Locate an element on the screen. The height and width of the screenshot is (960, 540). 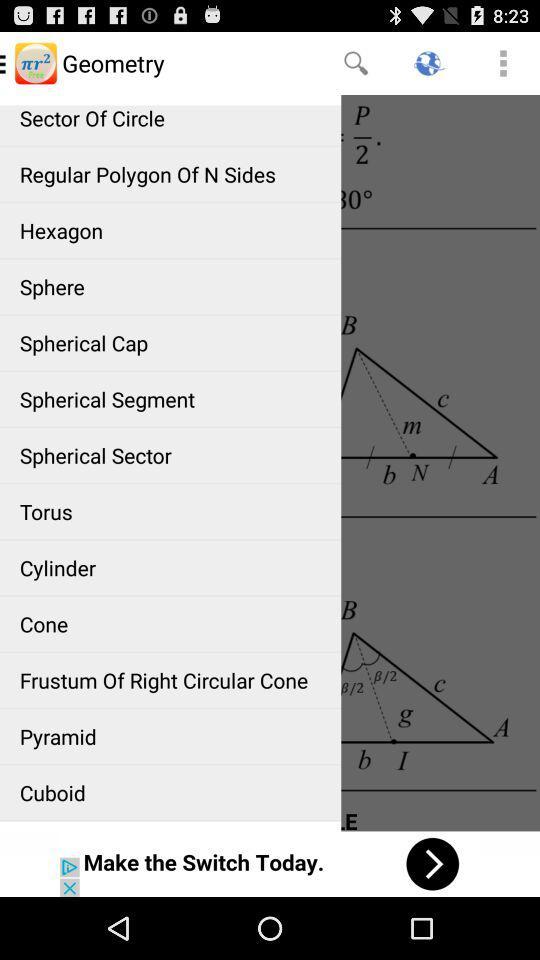
geometry article is located at coordinates (270, 462).